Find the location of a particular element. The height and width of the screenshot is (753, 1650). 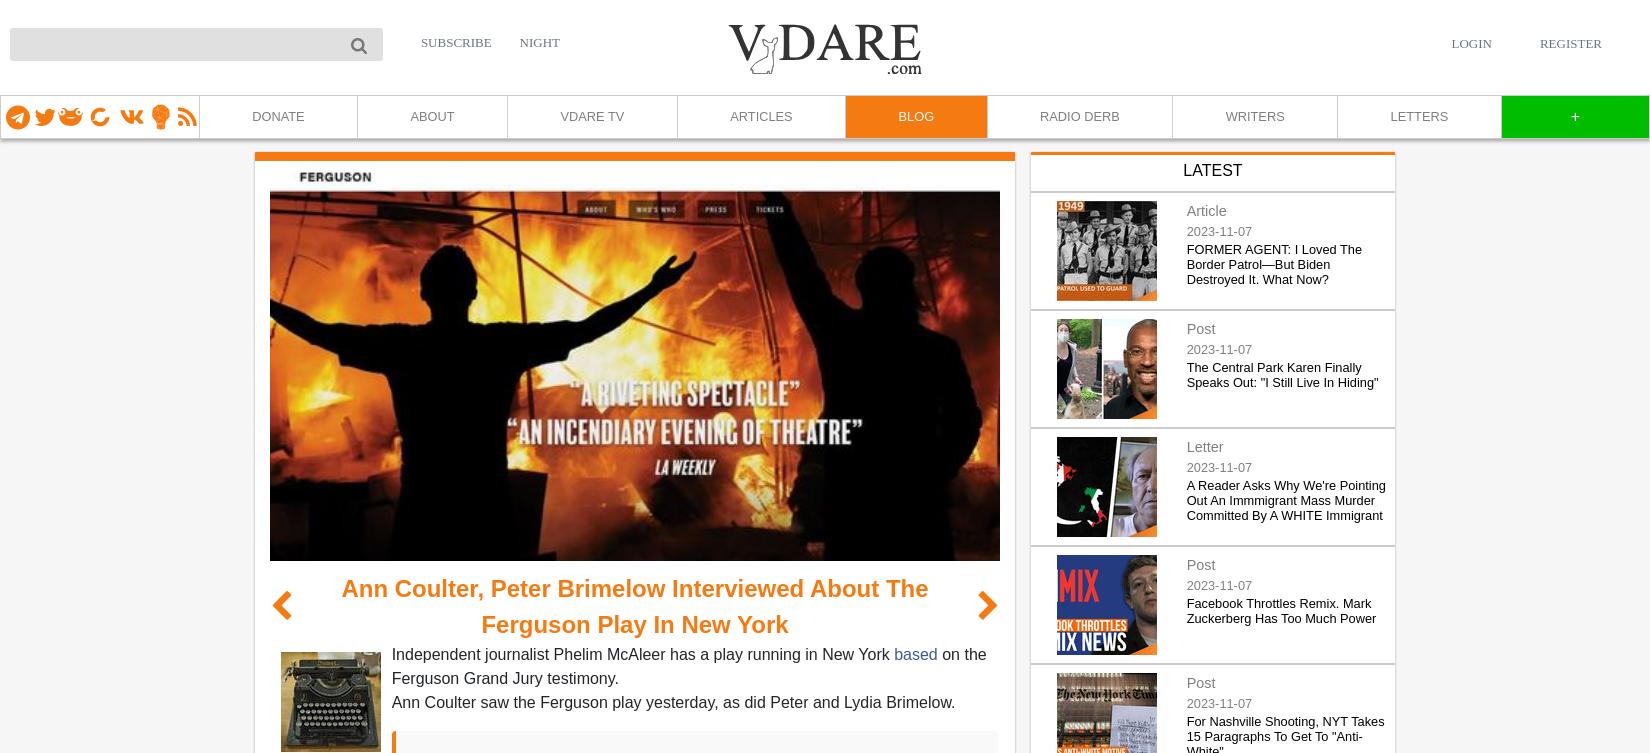

'Article' is located at coordinates (1205, 209).